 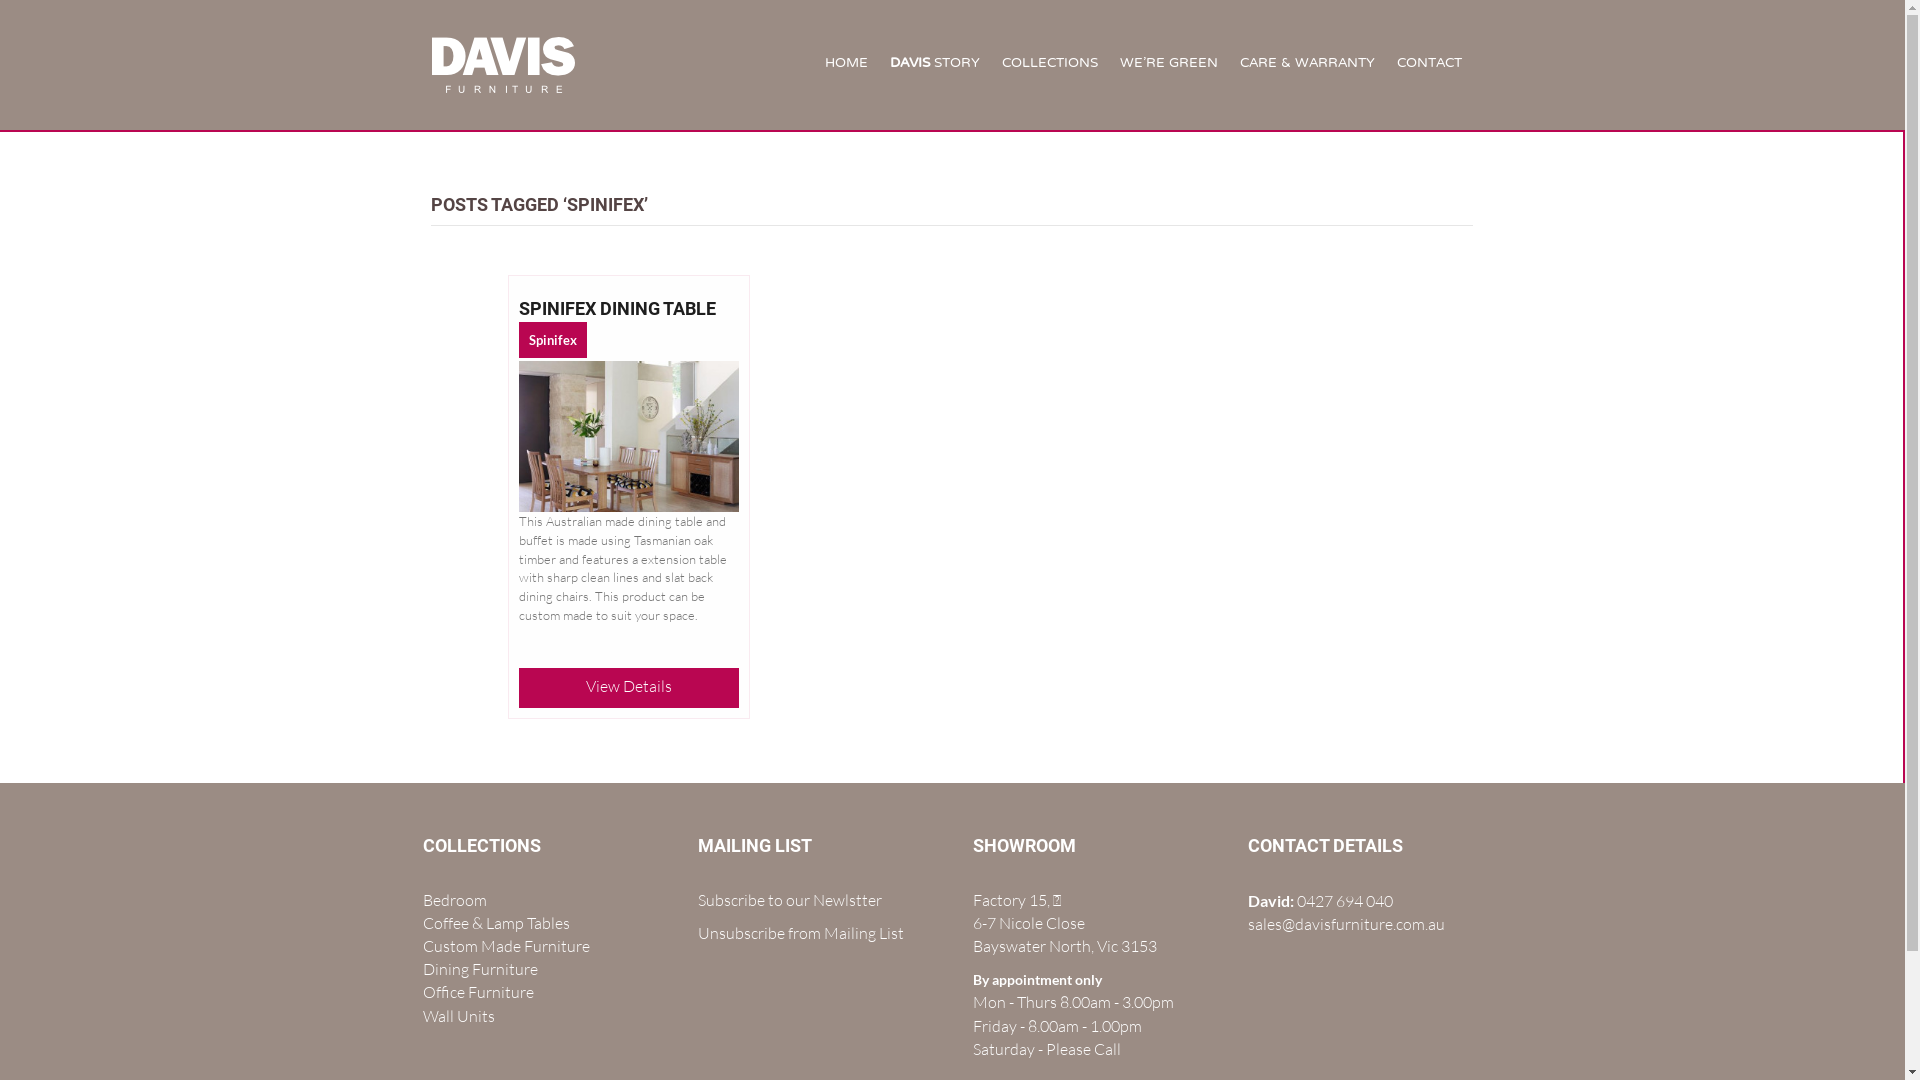 What do you see at coordinates (1307, 64) in the screenshot?
I see `'CARE & WARRANTY'` at bounding box center [1307, 64].